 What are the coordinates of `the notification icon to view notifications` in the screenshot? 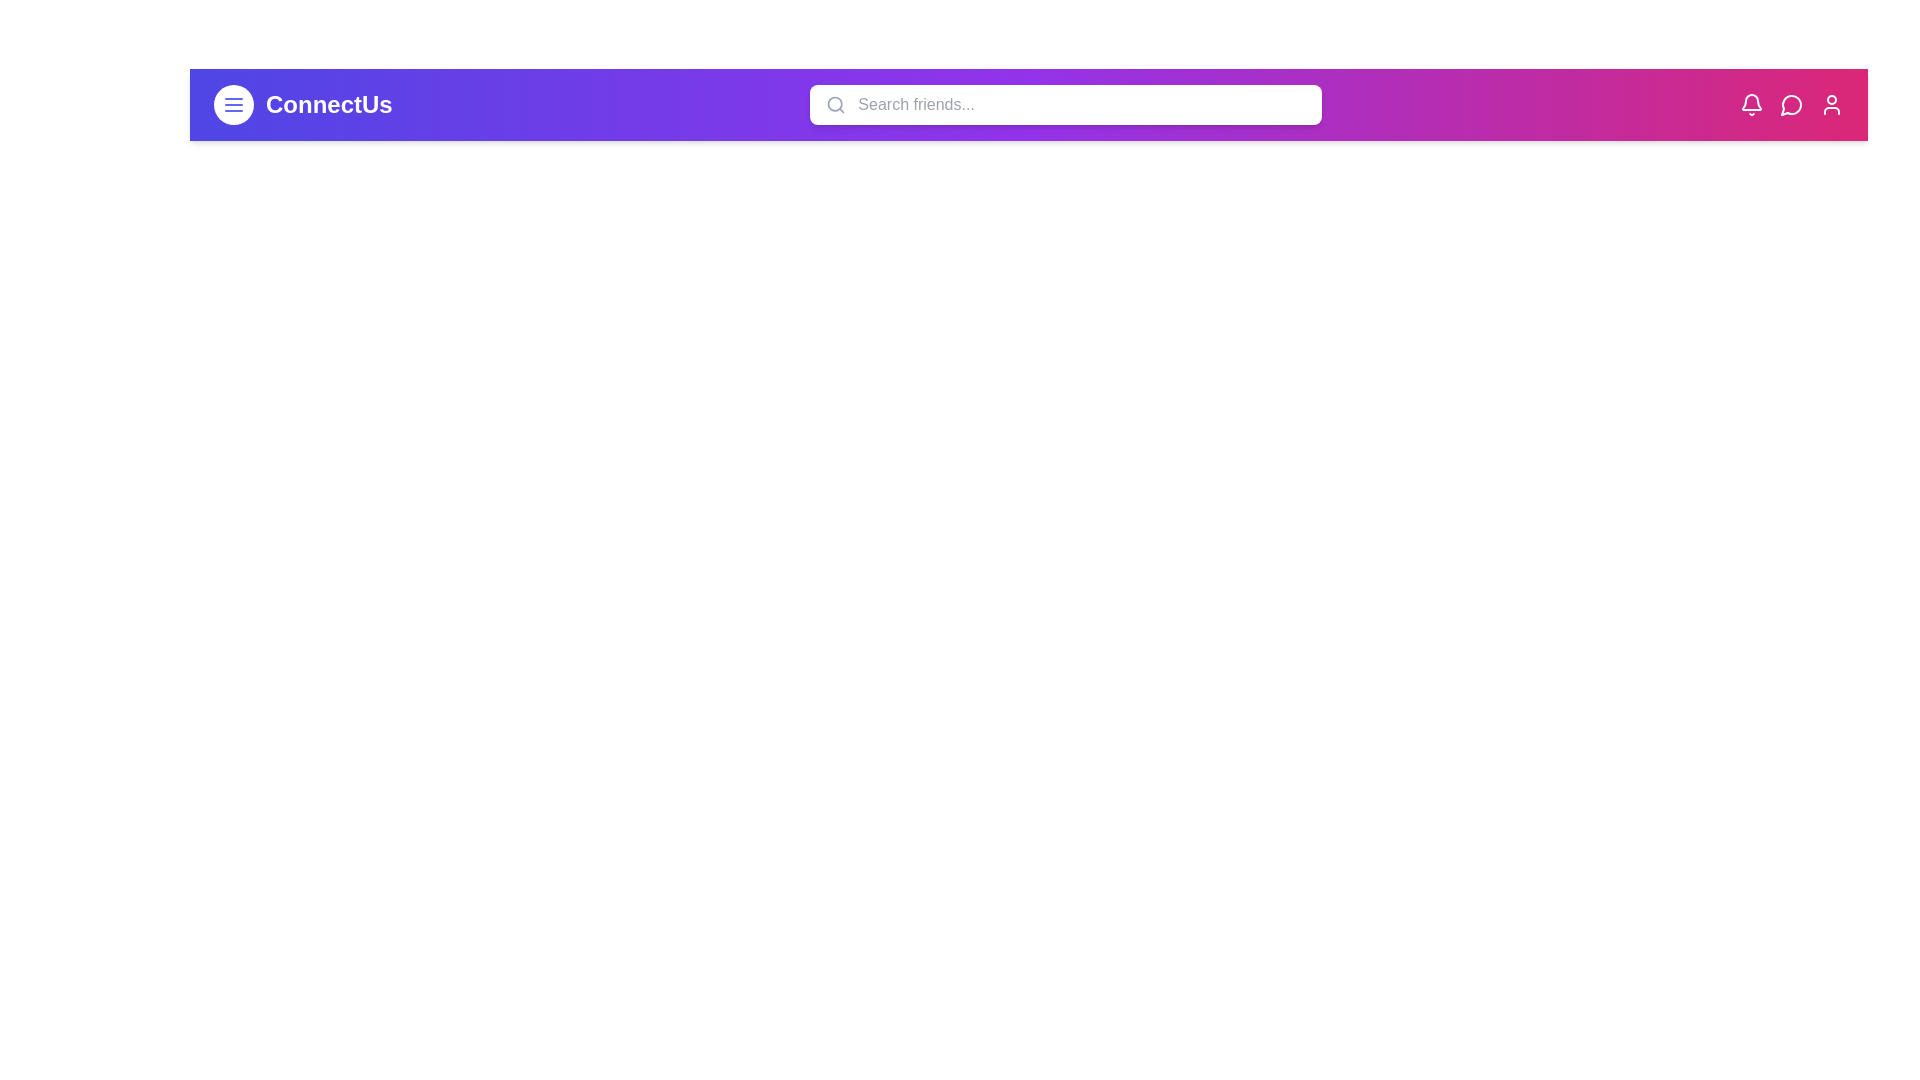 It's located at (1751, 104).